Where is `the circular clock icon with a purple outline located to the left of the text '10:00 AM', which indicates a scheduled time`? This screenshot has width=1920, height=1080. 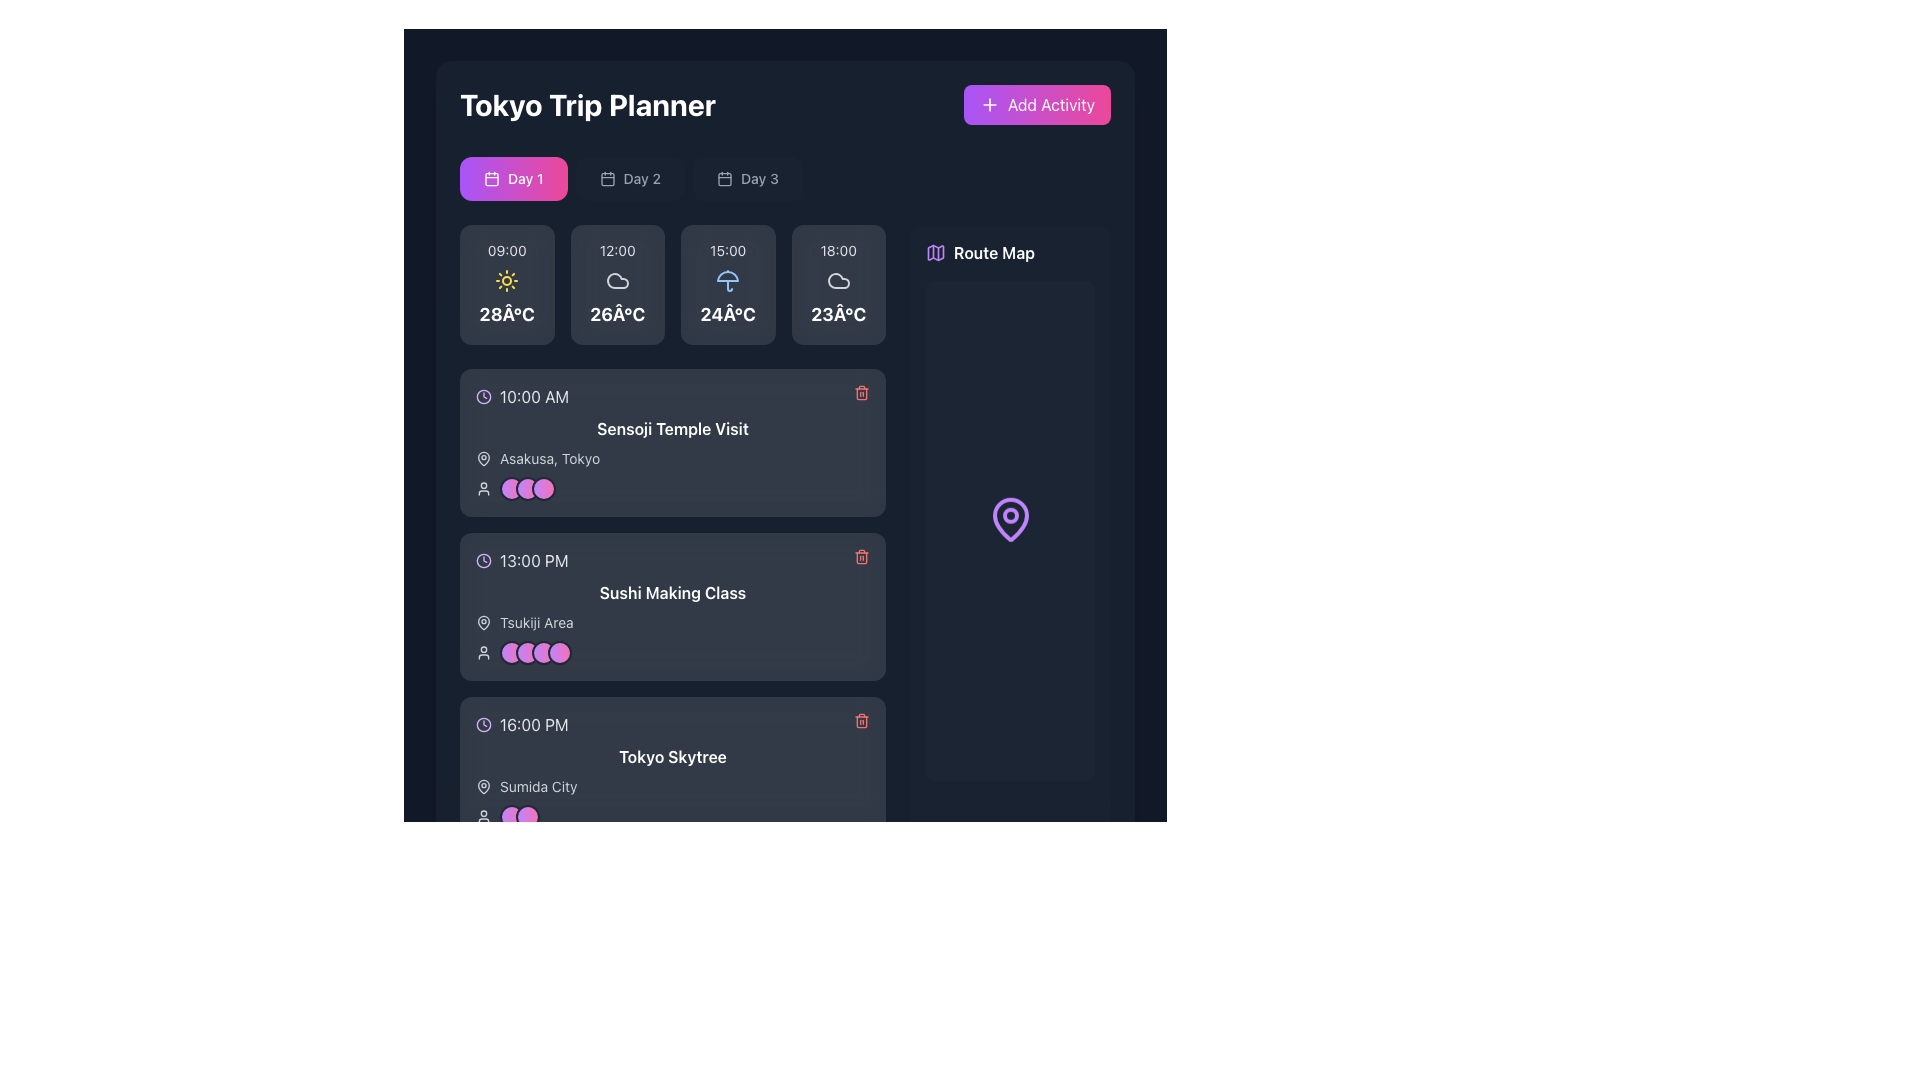
the circular clock icon with a purple outline located to the left of the text '10:00 AM', which indicates a scheduled time is located at coordinates (484, 397).